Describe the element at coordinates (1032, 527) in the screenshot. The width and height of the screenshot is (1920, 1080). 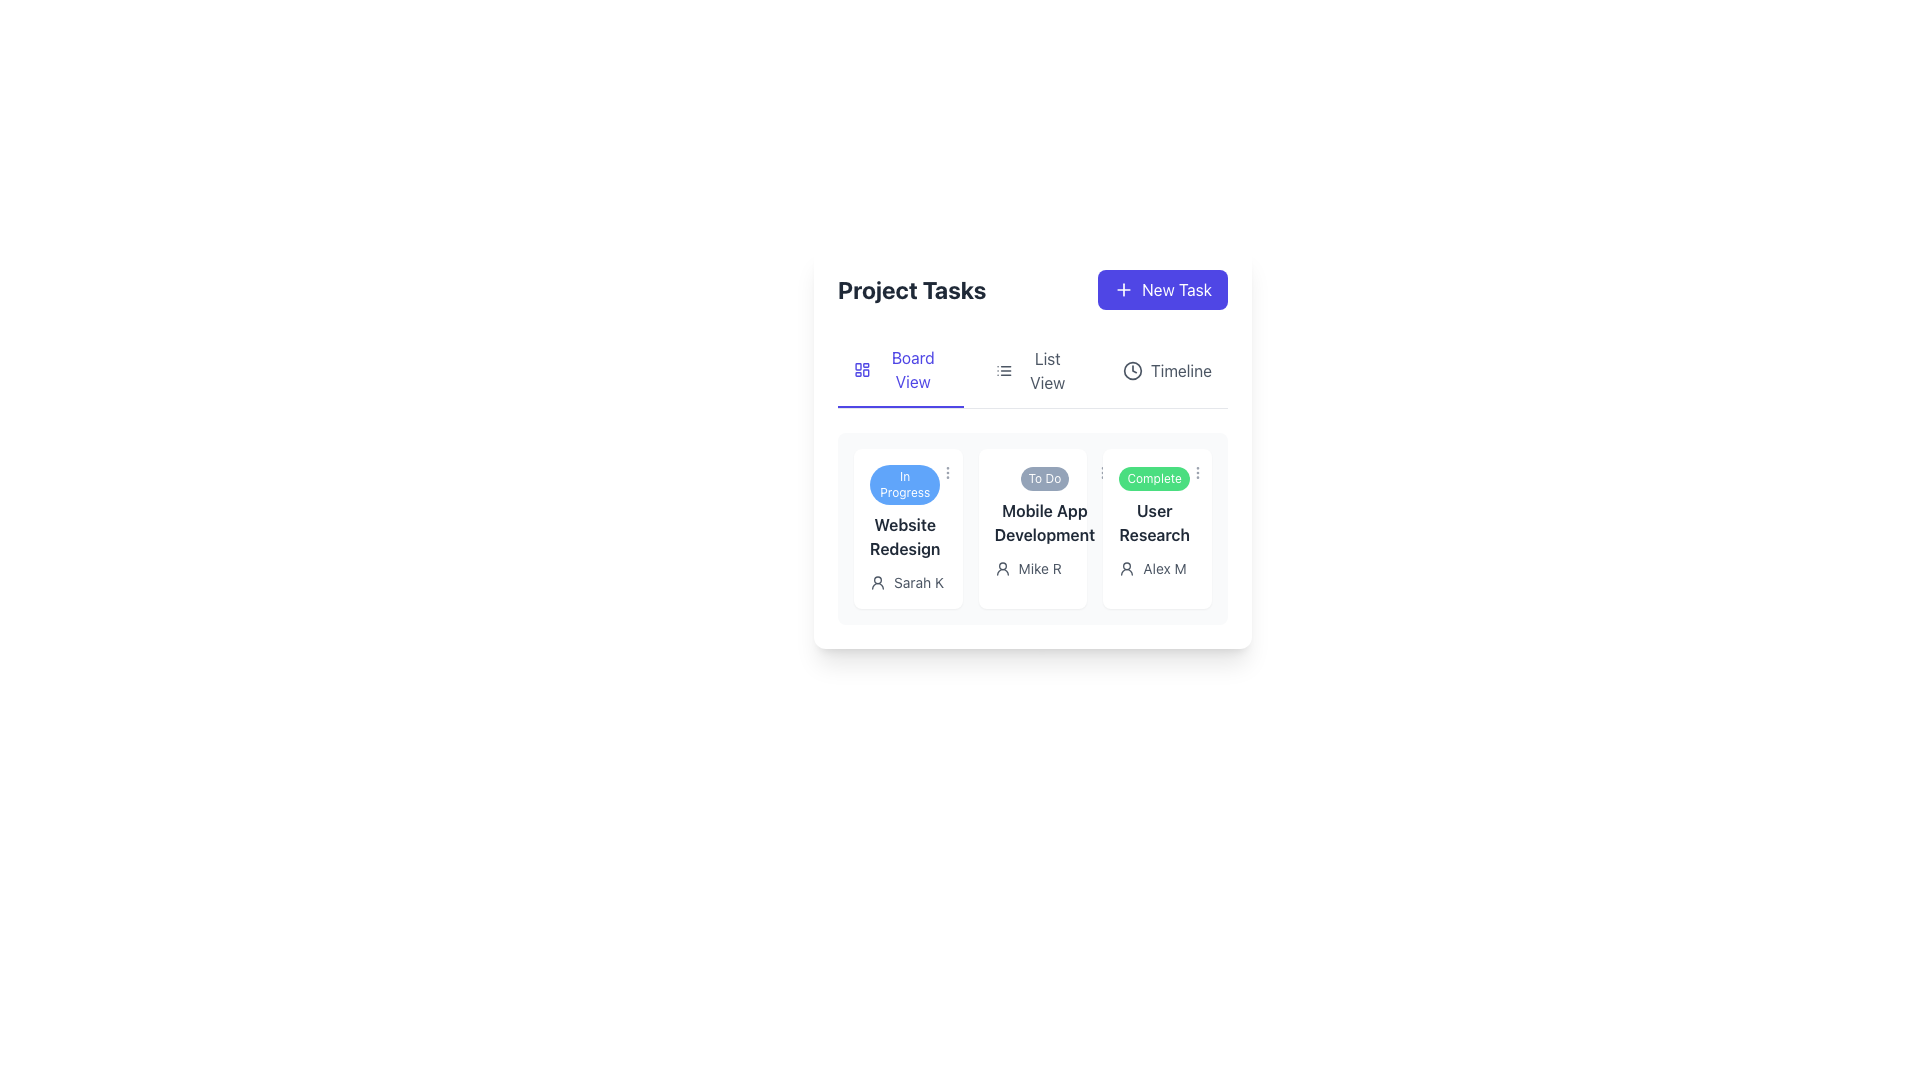
I see `the second card in the grid layout displaying task details, which has a white background and contains the 'To Do' tag and 'Mobile App Development' title` at that location.